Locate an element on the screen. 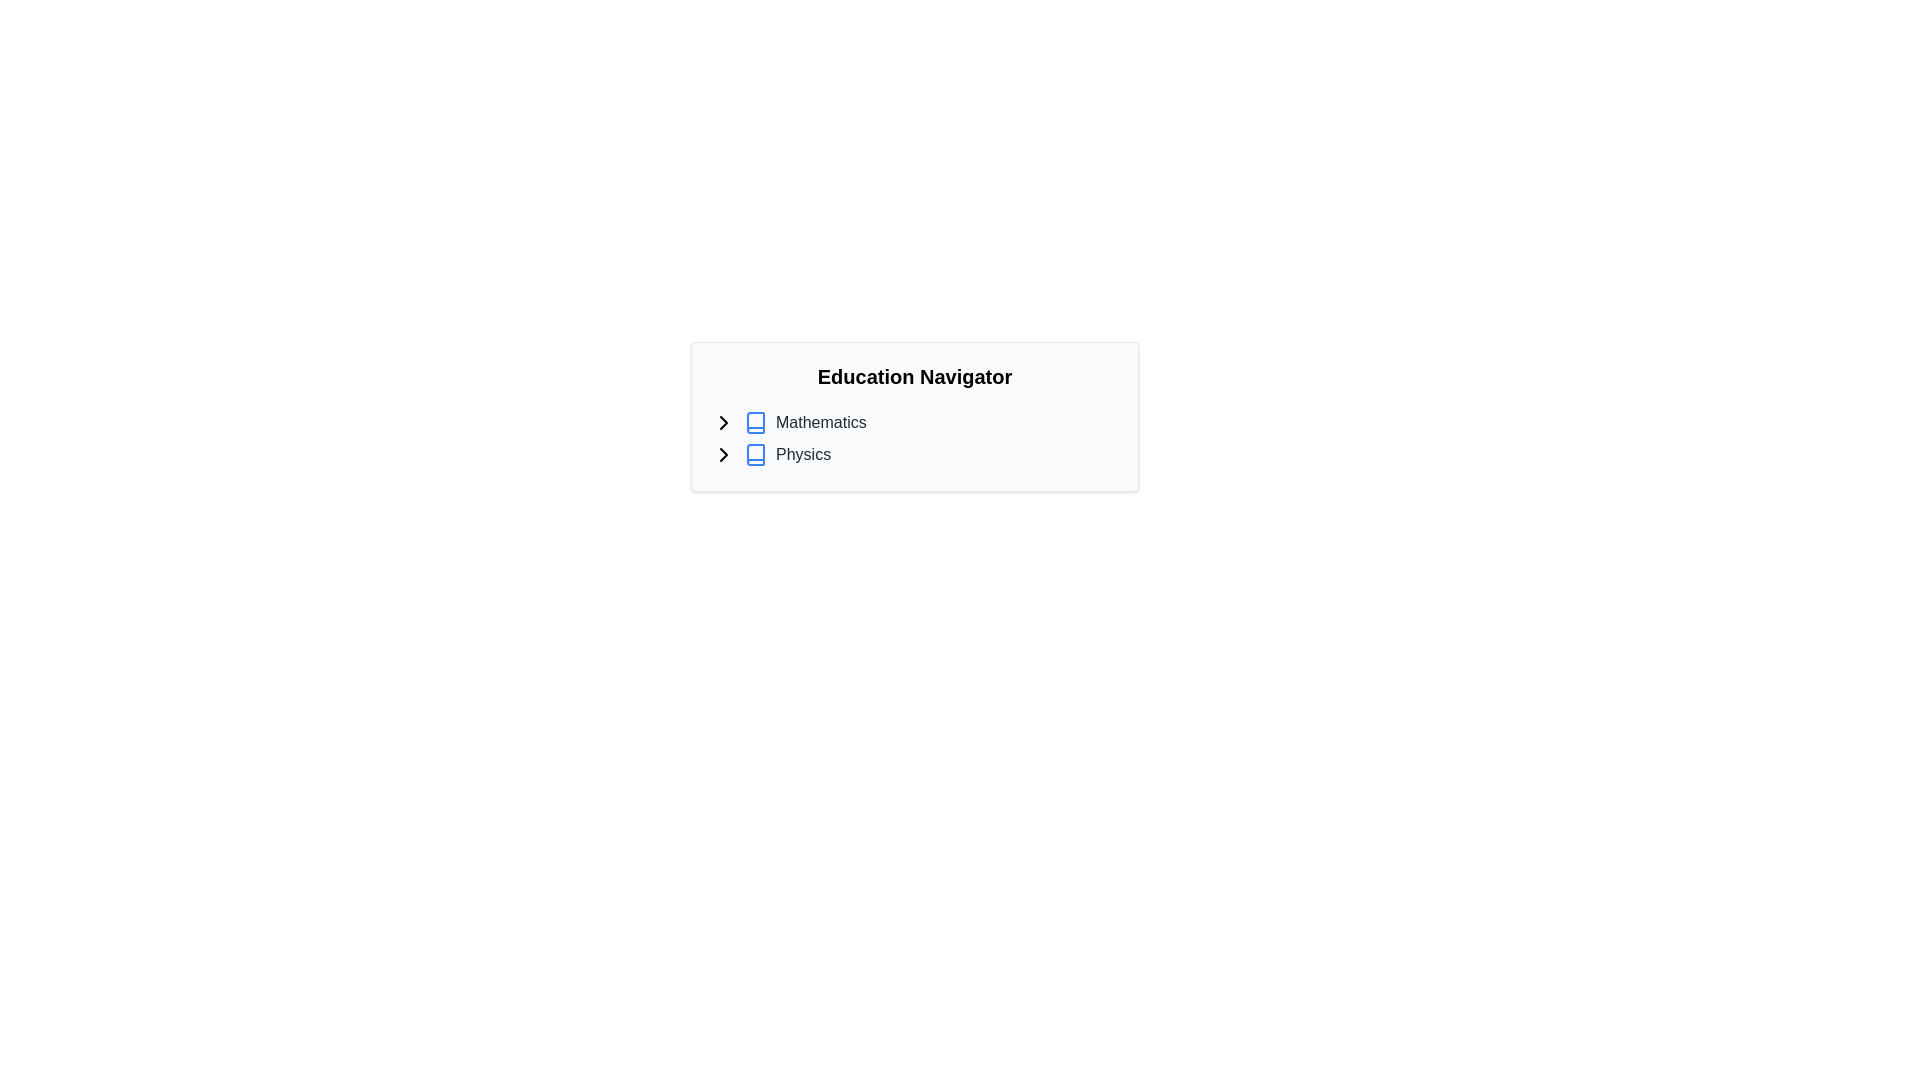  text label indicating the section titled 'Mathematics', which is positioned to the right of a blue book icon in the navigation interface is located at coordinates (821, 422).